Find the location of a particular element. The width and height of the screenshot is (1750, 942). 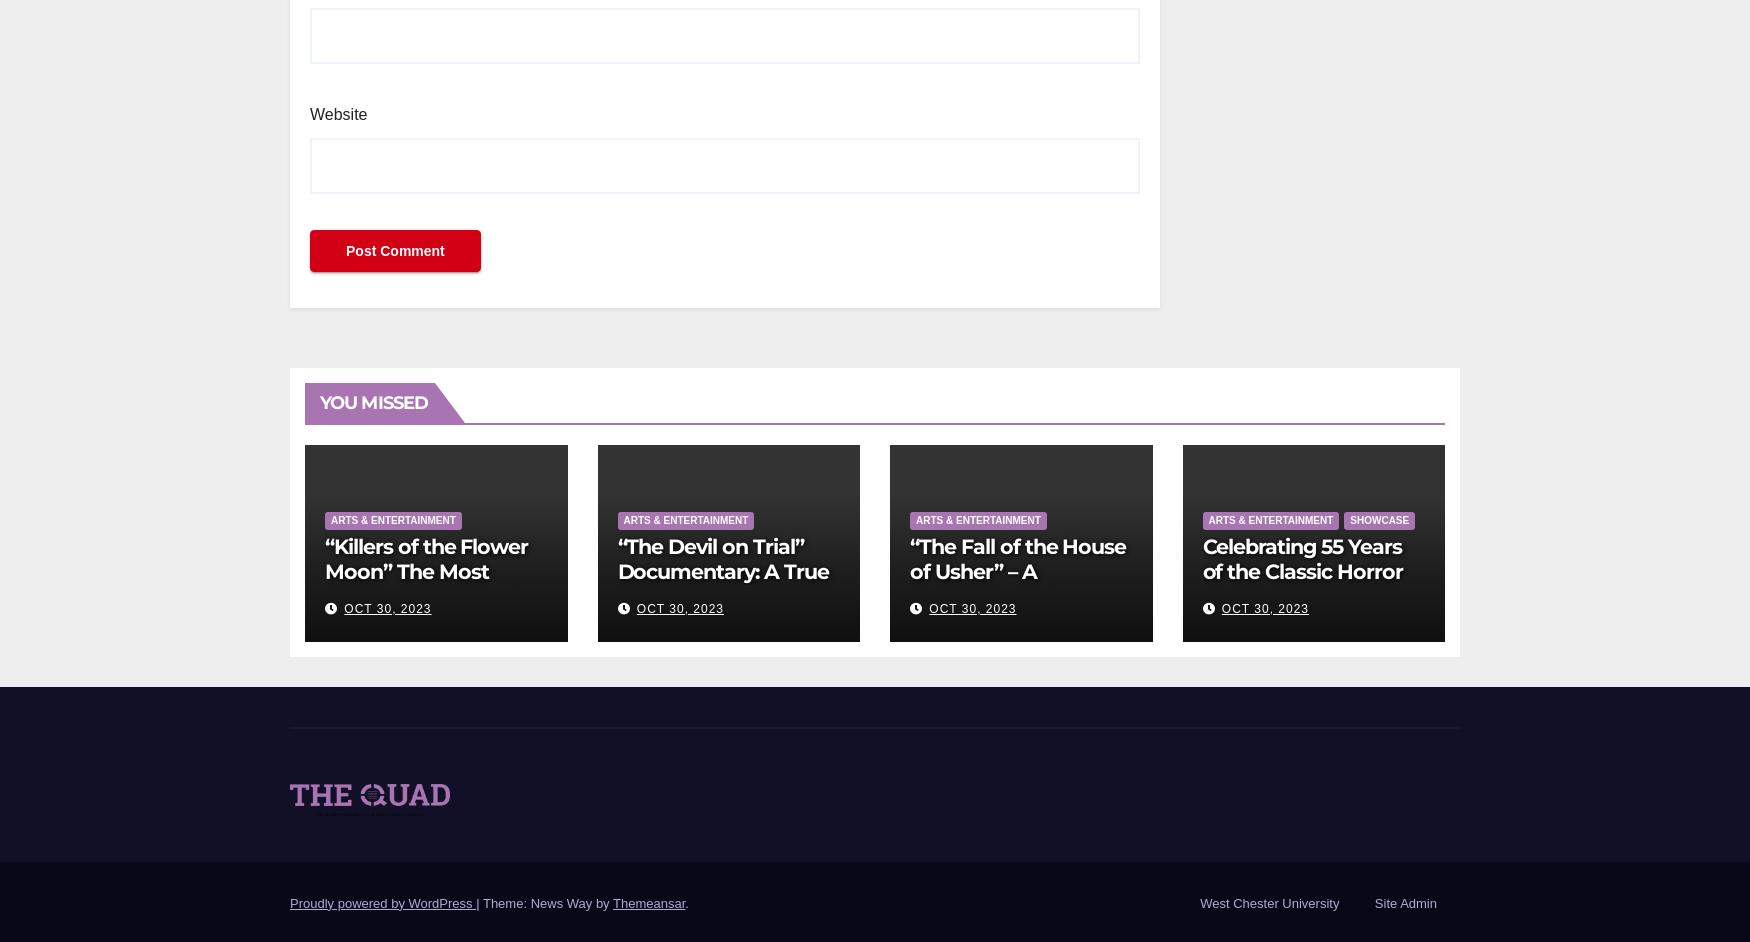

'Celebrating 55 Years of the Classic Horror Movie, “Night of the Living Dead”' is located at coordinates (1301, 583).